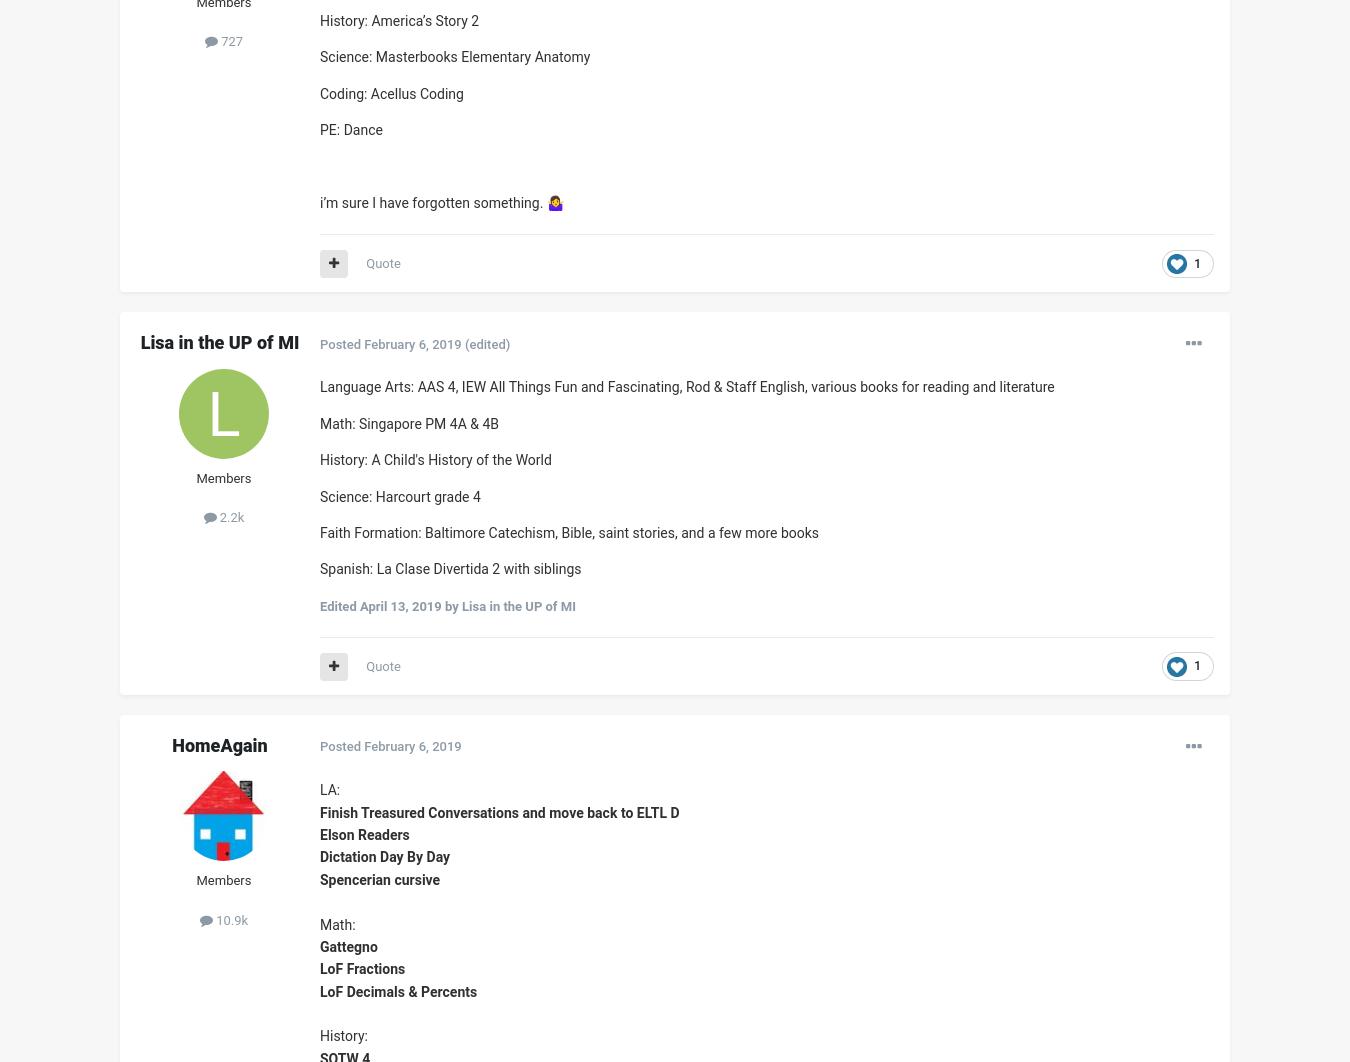 This screenshot has width=1350, height=1062. I want to click on 'Faith Formation: Baltimore Catechism, Bible, saint stories, and a few more books', so click(318, 533).